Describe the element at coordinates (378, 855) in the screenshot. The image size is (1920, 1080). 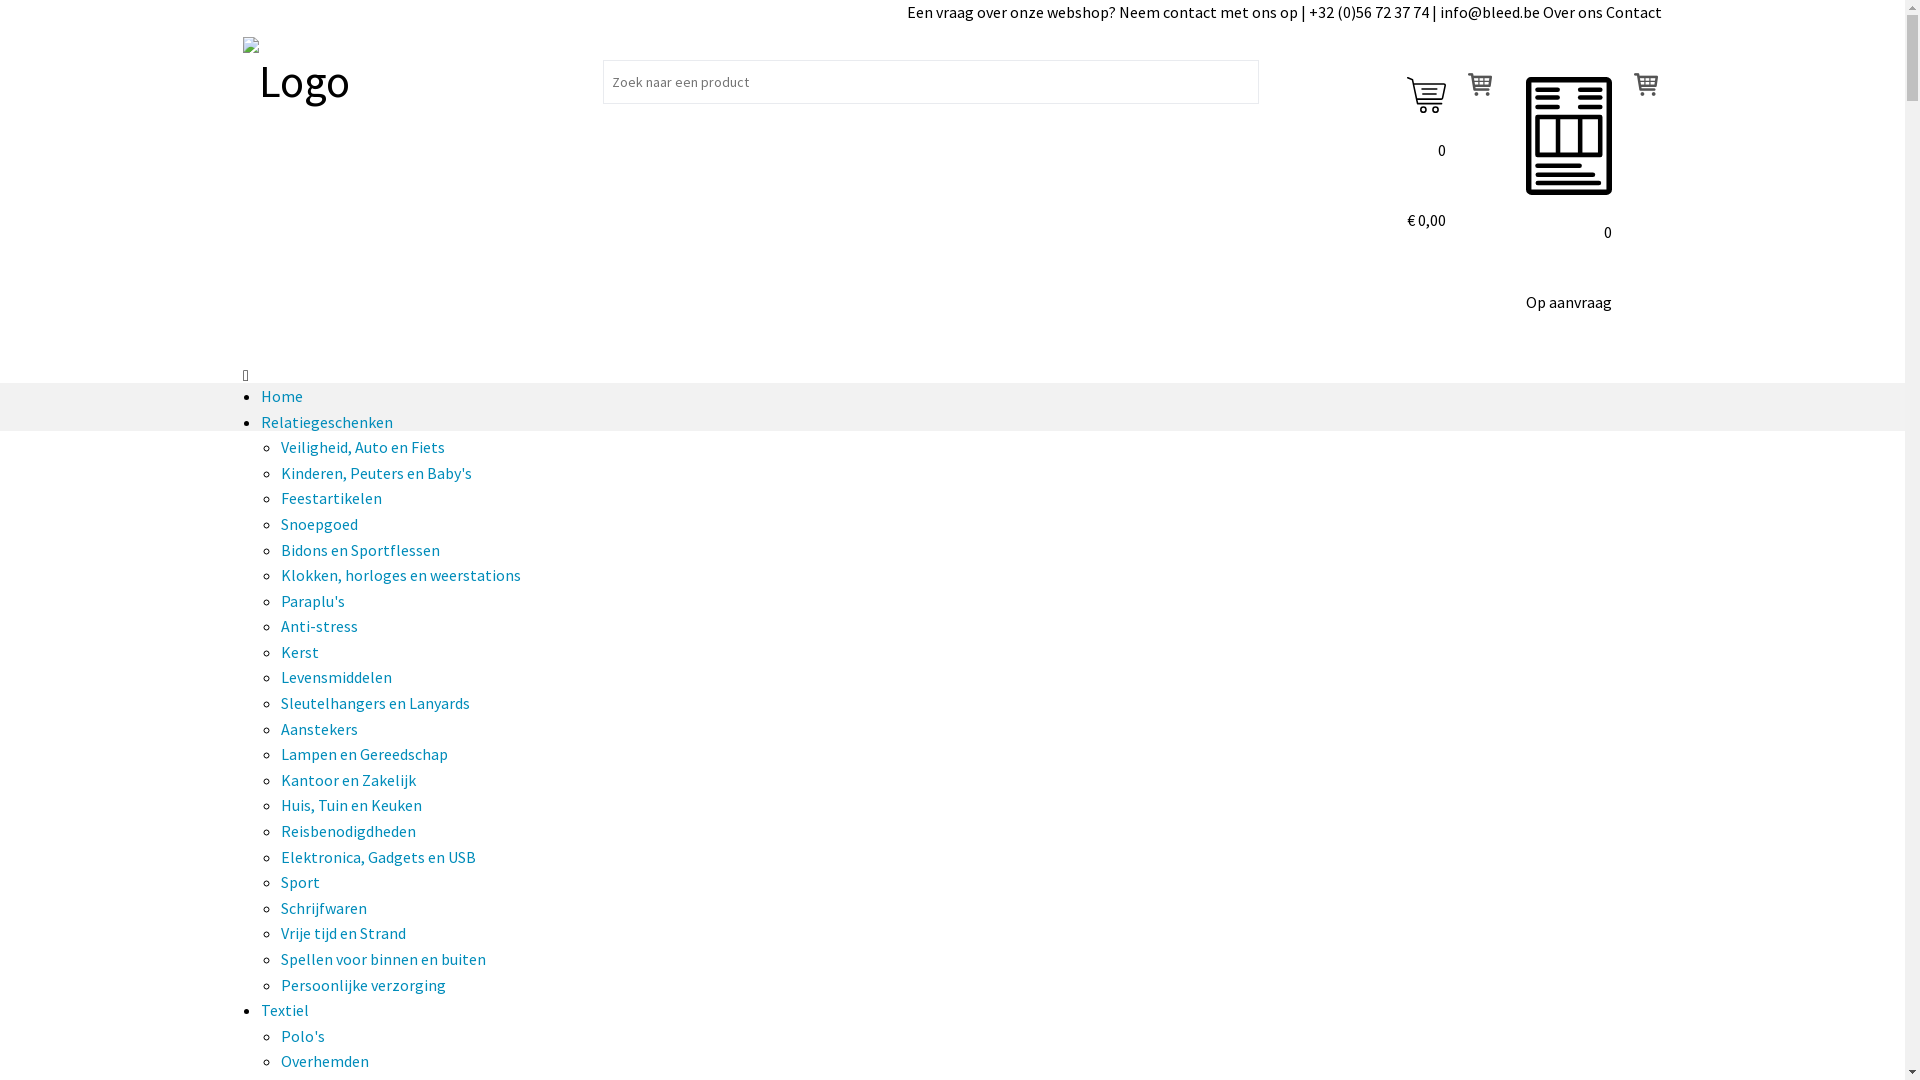
I see `'Elektronica, Gadgets en USB'` at that location.